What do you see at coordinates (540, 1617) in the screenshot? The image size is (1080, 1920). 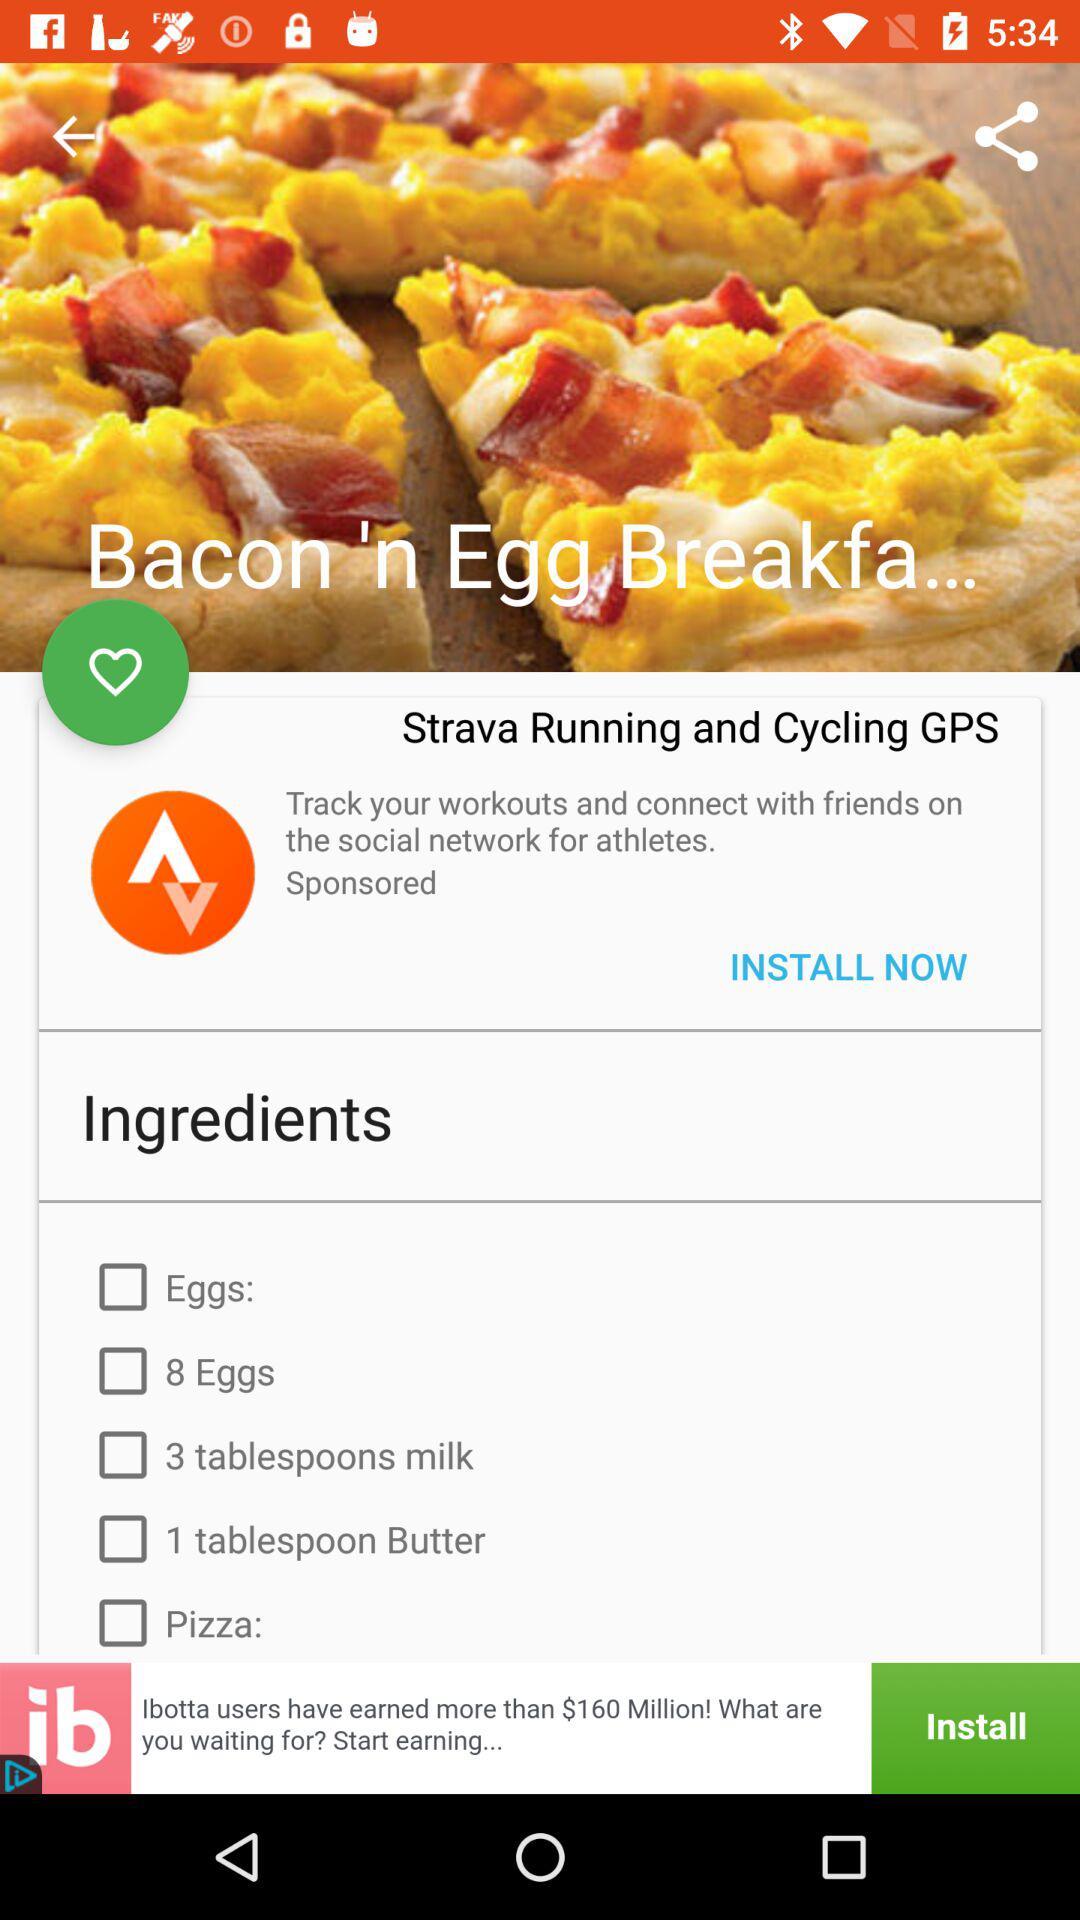 I see `item below the 1 tablespoon butter` at bounding box center [540, 1617].